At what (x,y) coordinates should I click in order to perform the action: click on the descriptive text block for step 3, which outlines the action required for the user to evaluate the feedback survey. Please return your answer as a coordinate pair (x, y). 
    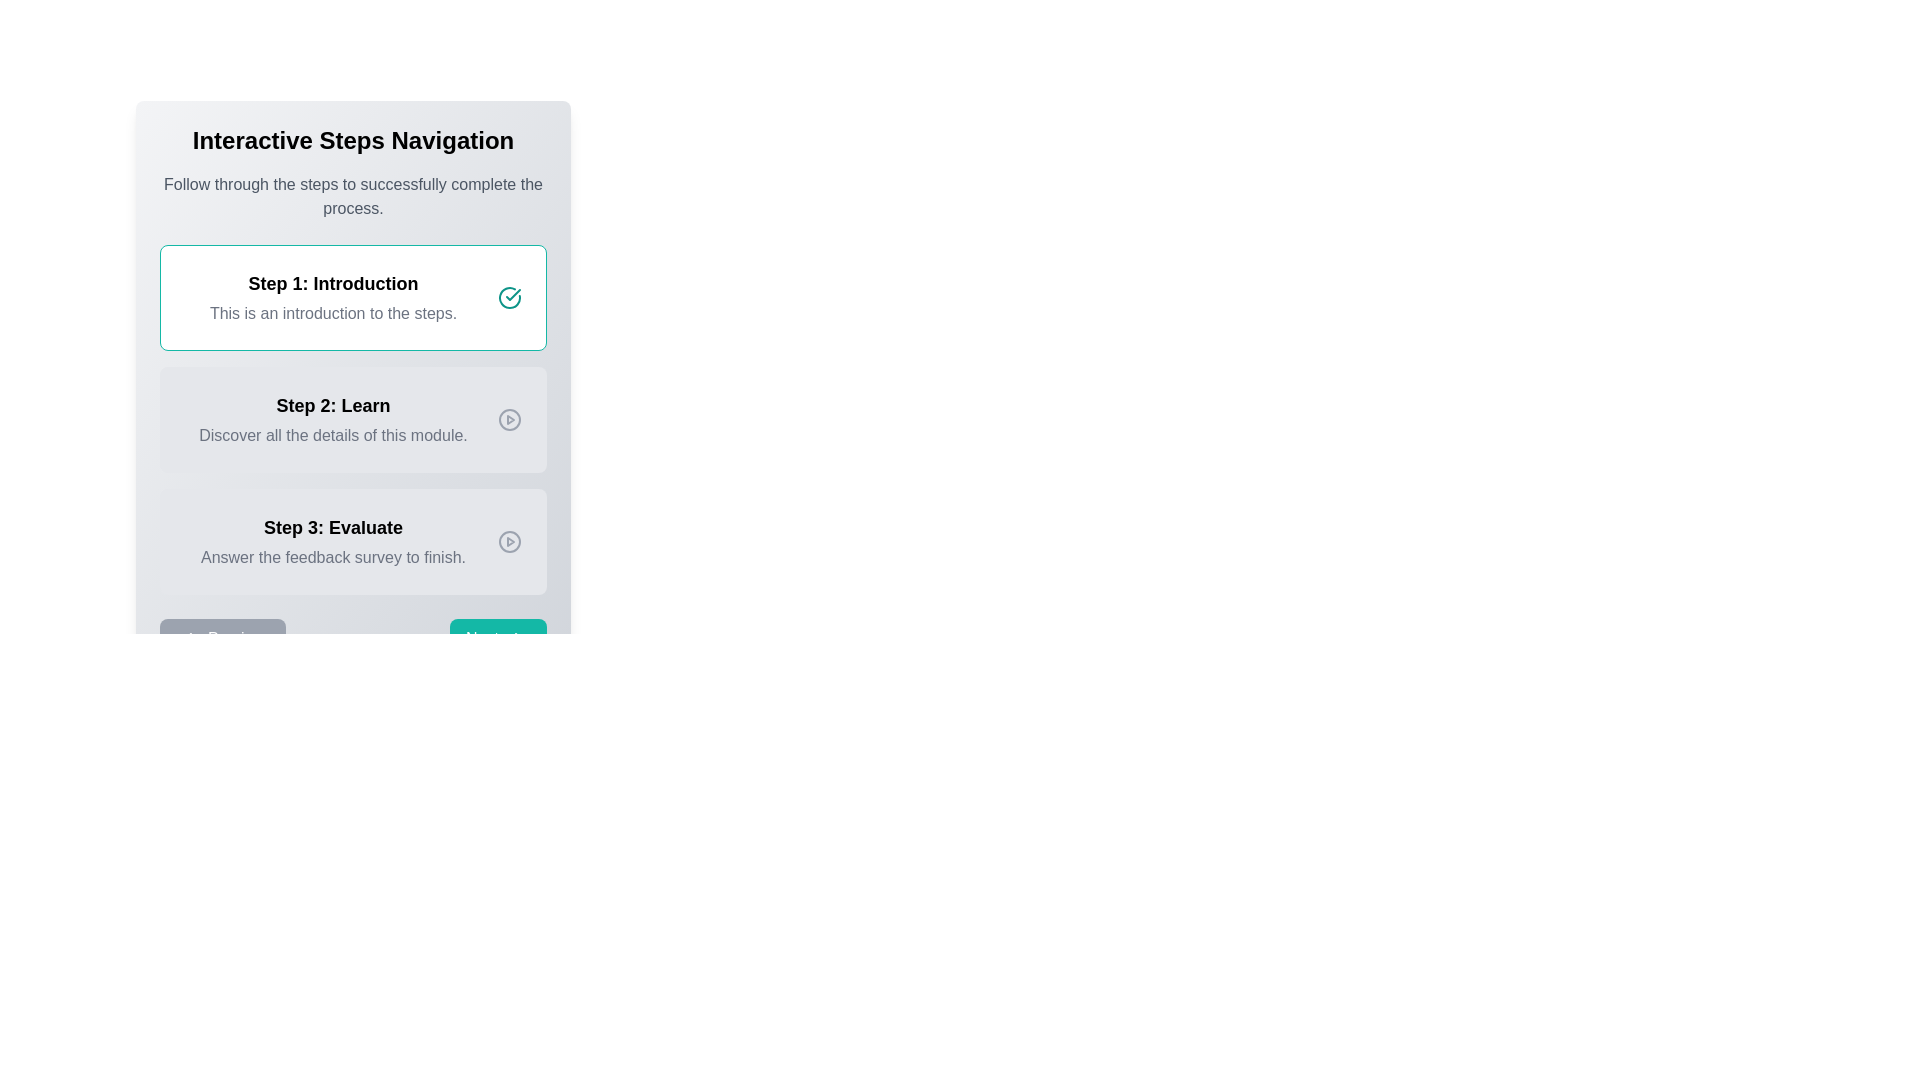
    Looking at the image, I should click on (333, 542).